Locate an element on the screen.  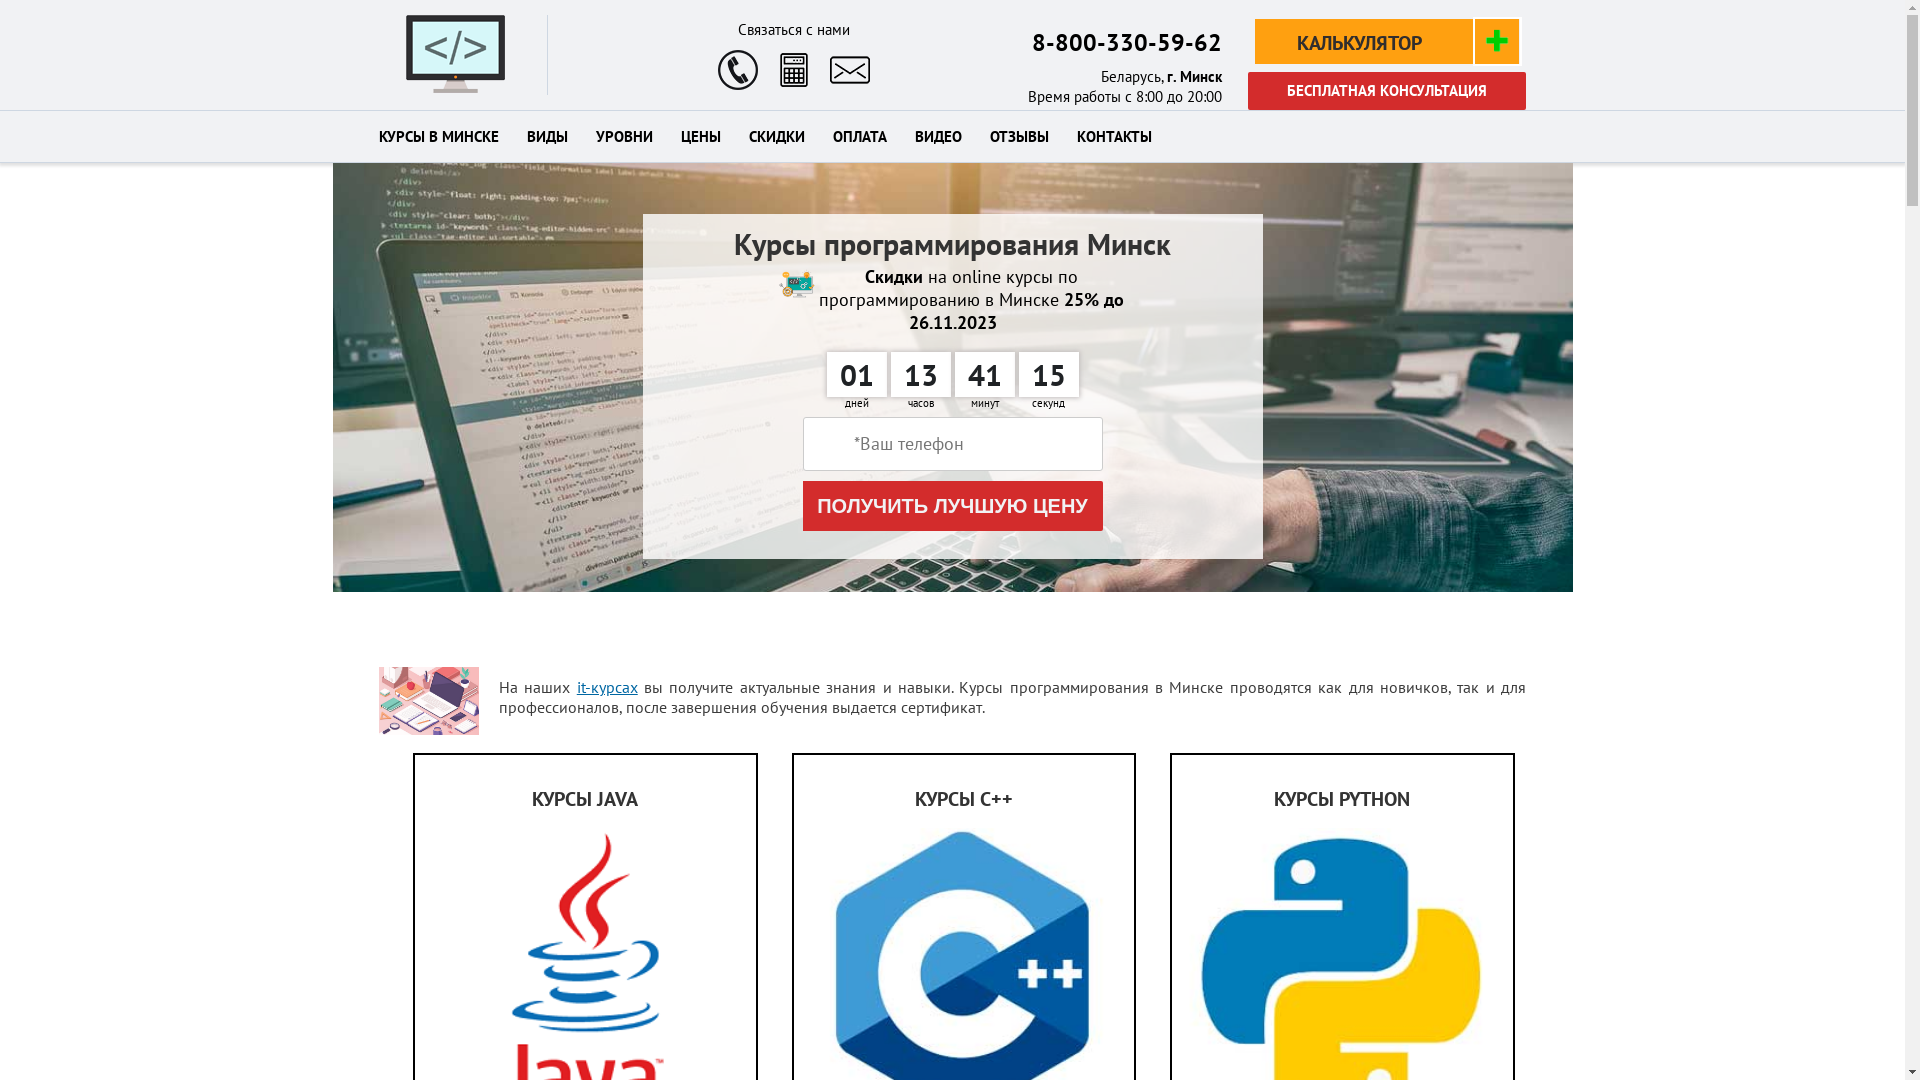
'8-800-330-59-62' is located at coordinates (1127, 42).